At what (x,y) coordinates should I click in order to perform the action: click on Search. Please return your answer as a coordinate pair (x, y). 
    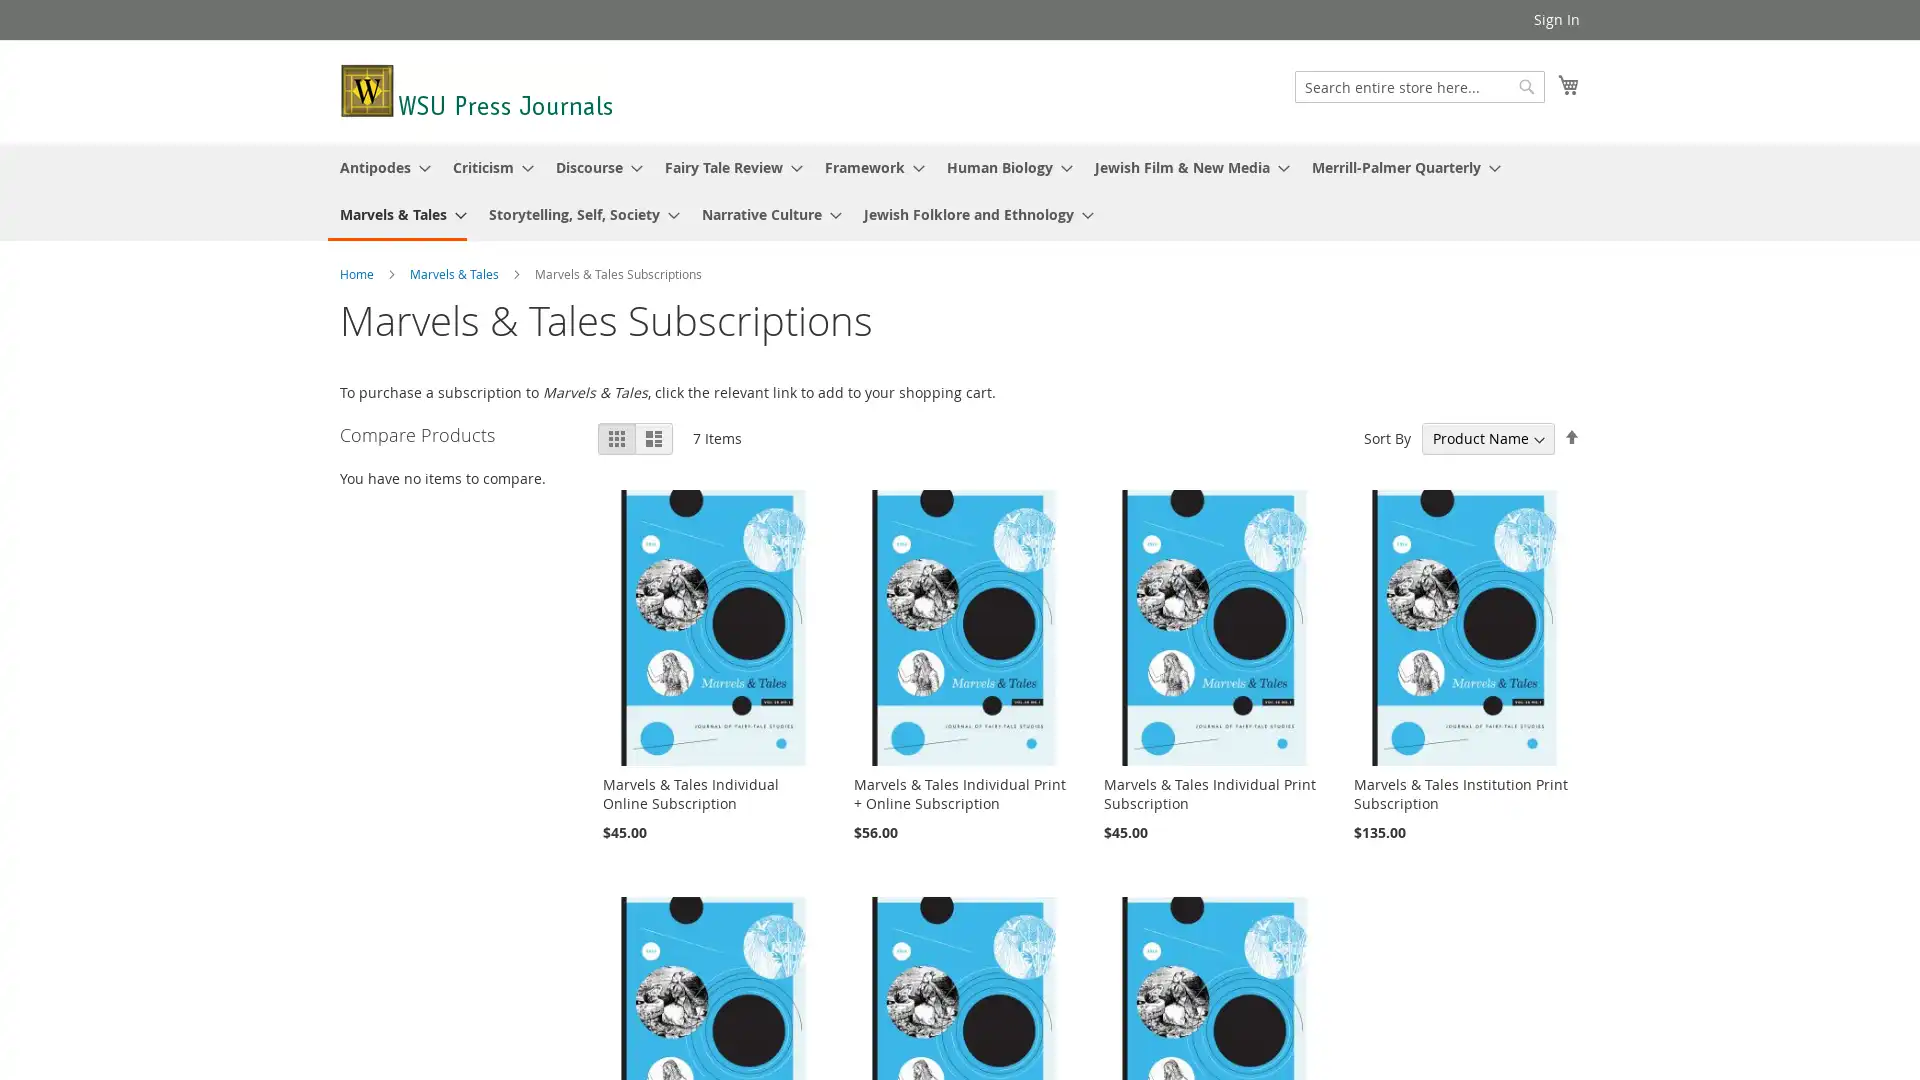
    Looking at the image, I should click on (1525, 86).